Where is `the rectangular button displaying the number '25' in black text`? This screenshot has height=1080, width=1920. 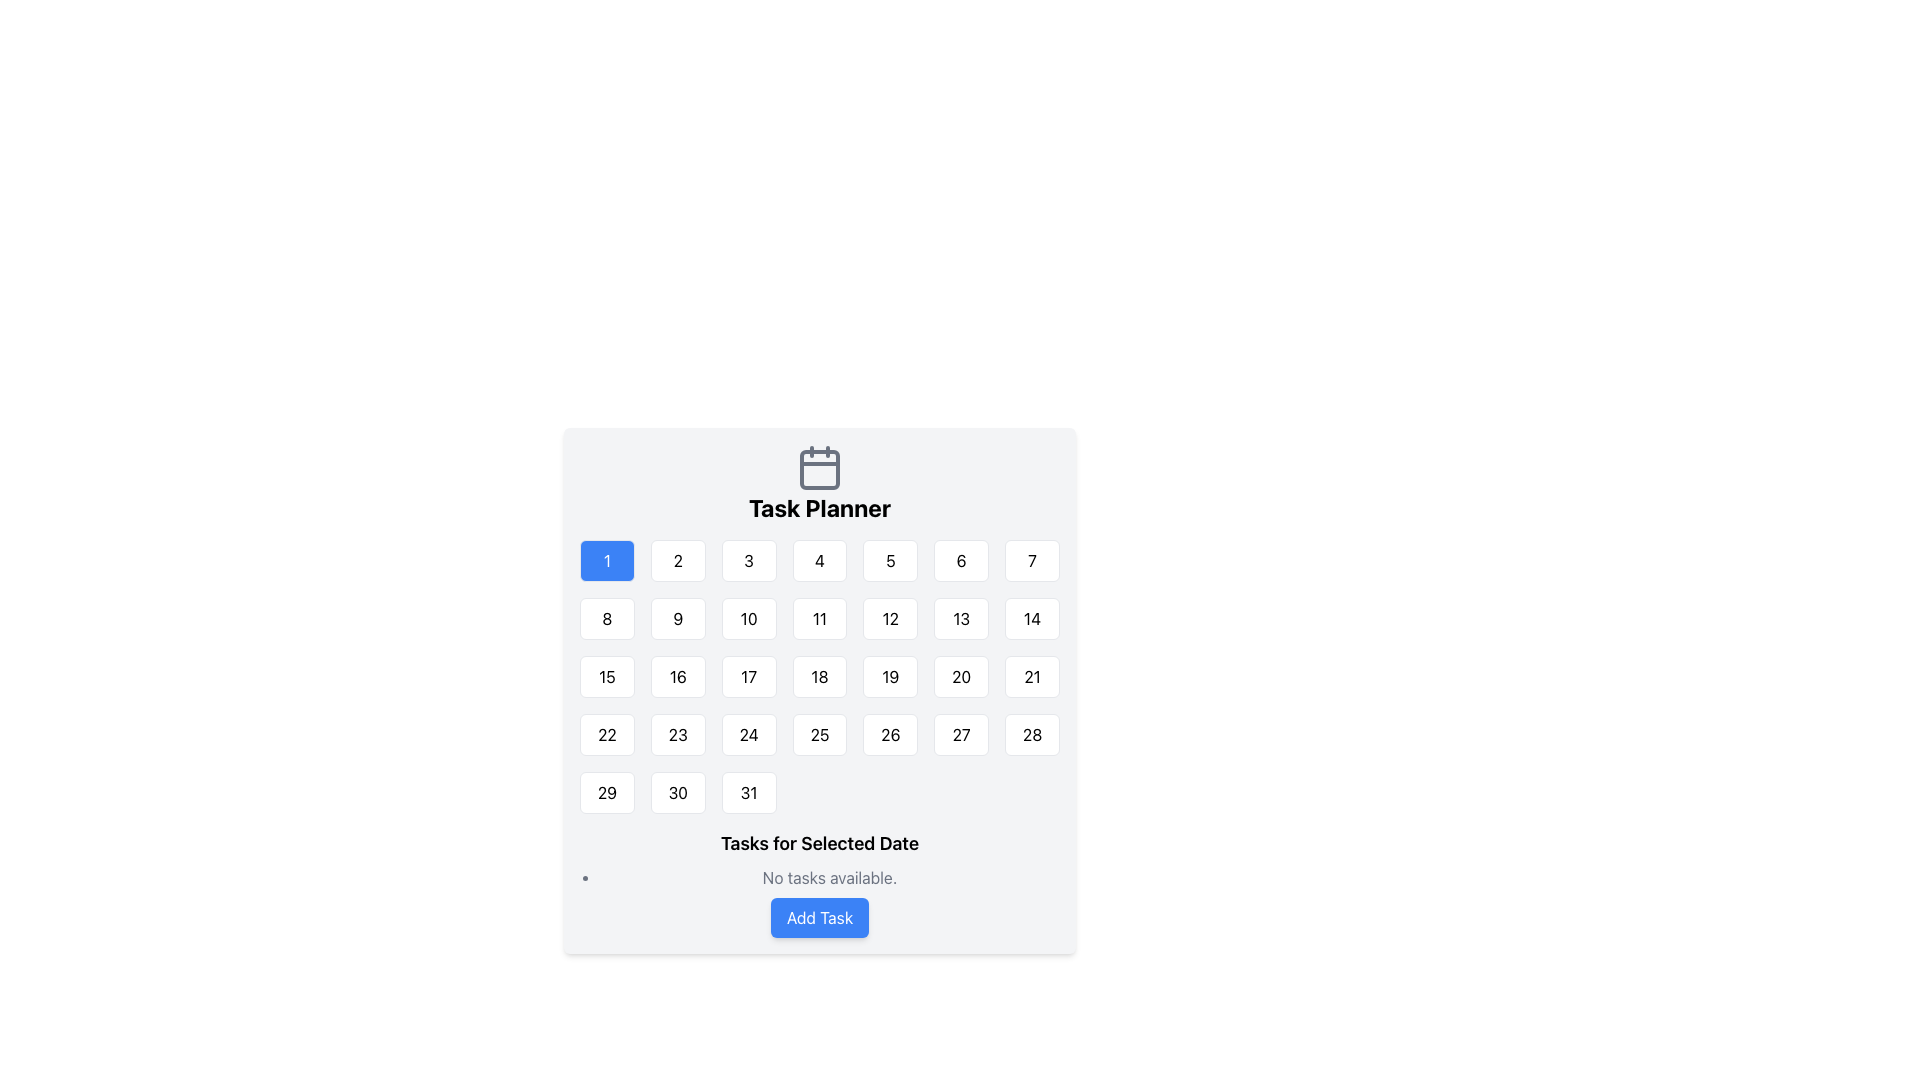 the rectangular button displaying the number '25' in black text is located at coordinates (820, 735).